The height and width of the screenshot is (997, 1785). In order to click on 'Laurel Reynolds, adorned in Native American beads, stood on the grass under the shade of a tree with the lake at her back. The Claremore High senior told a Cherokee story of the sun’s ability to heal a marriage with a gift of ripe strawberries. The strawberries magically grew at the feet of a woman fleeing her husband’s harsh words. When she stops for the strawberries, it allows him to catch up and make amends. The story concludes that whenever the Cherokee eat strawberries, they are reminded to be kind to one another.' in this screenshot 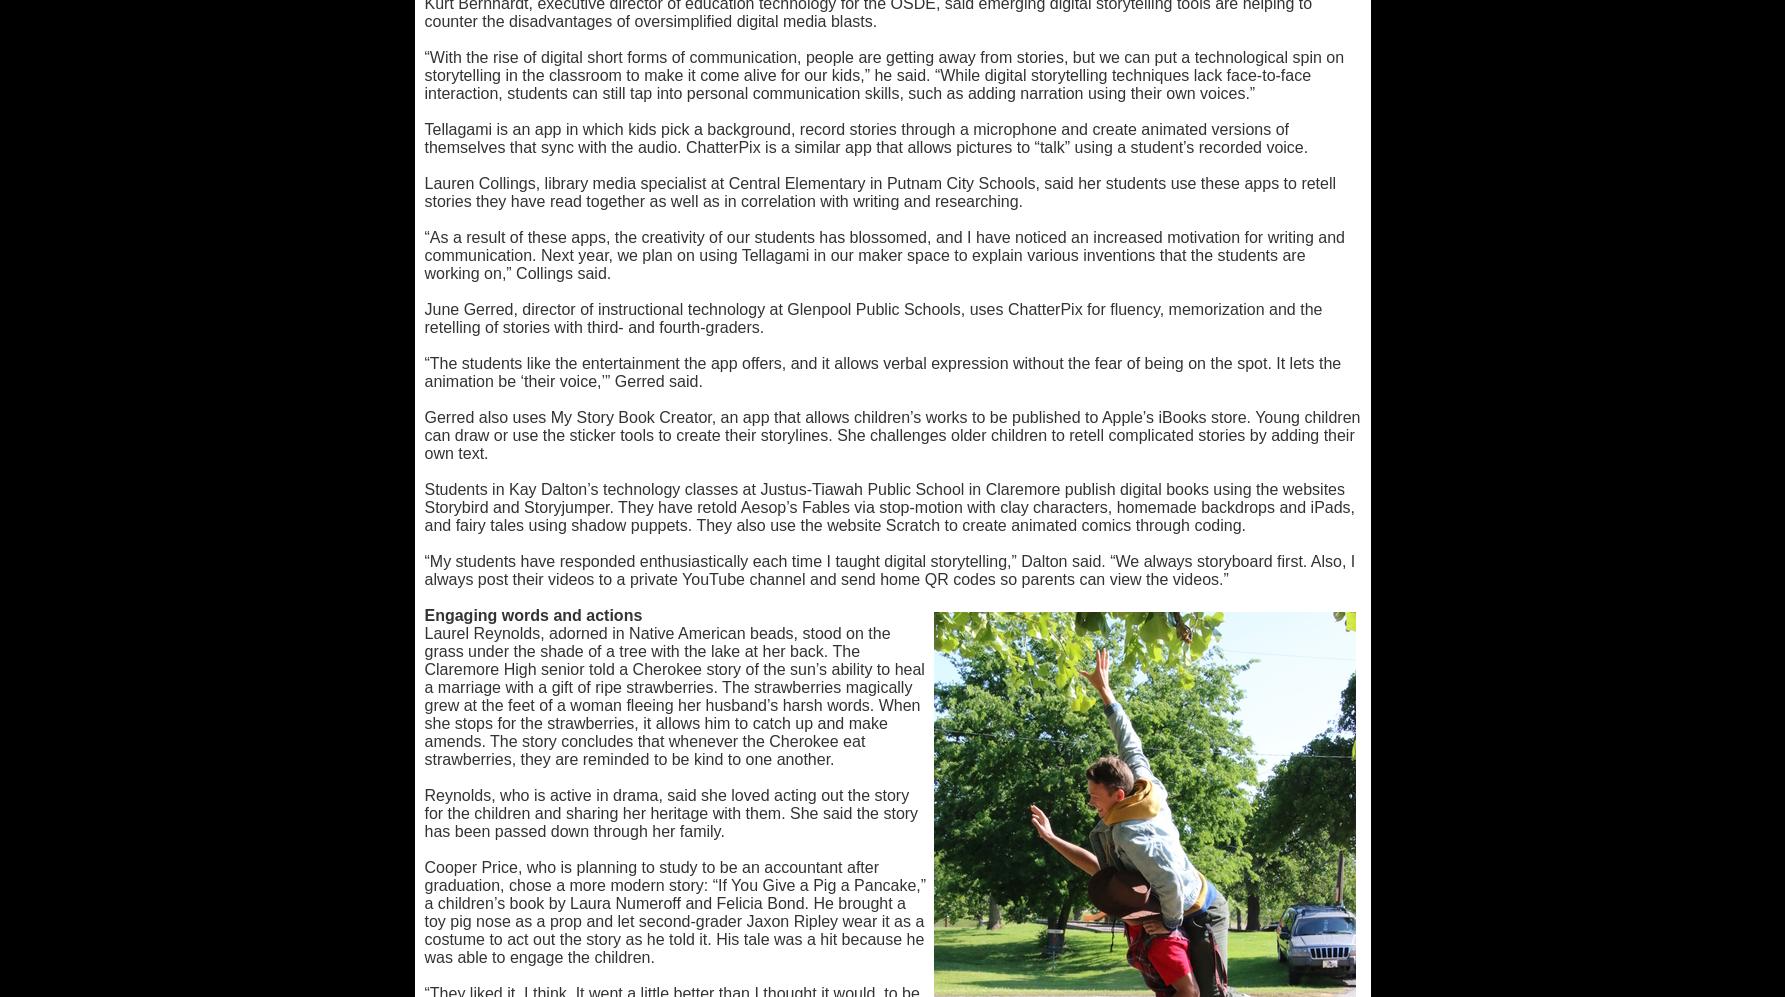, I will do `click(673, 695)`.